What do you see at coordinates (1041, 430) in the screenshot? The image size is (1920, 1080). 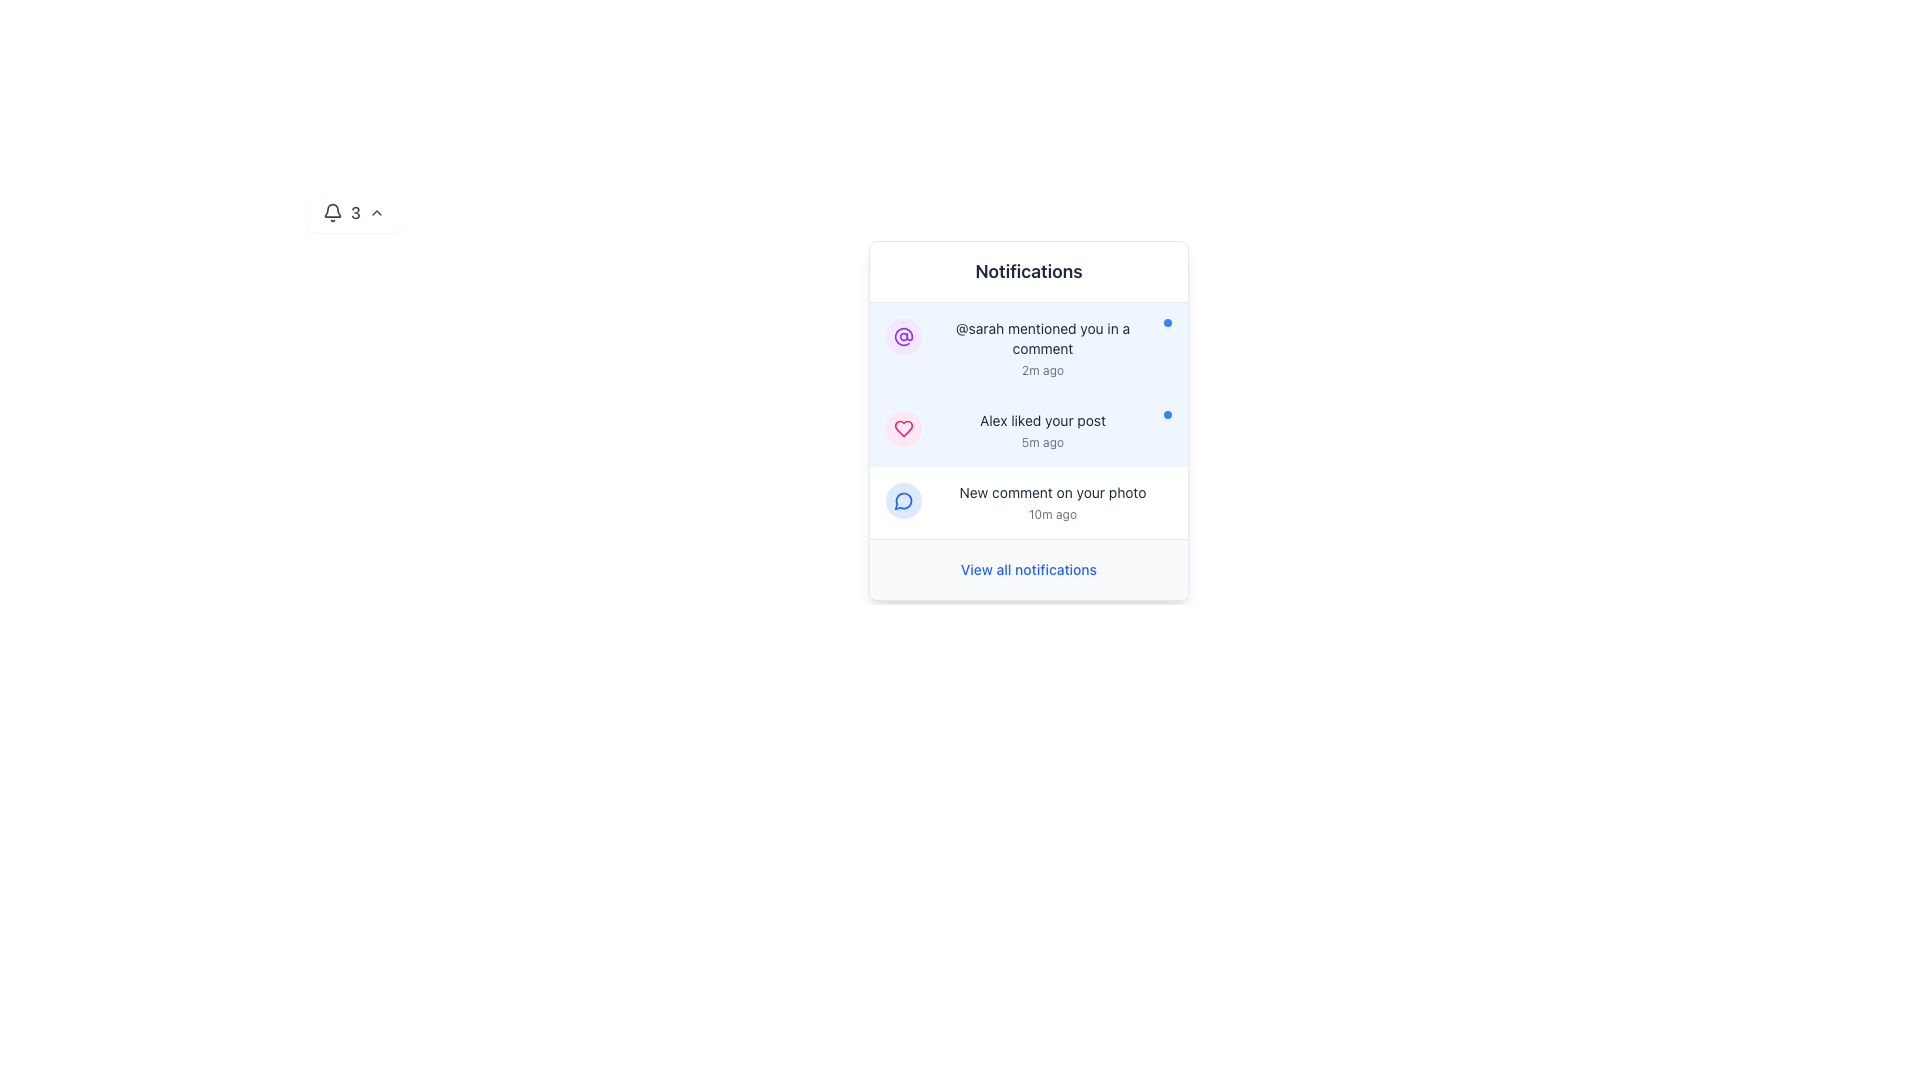 I see `the second informational label in the notifications area that indicates Alex liking a post` at bounding box center [1041, 430].